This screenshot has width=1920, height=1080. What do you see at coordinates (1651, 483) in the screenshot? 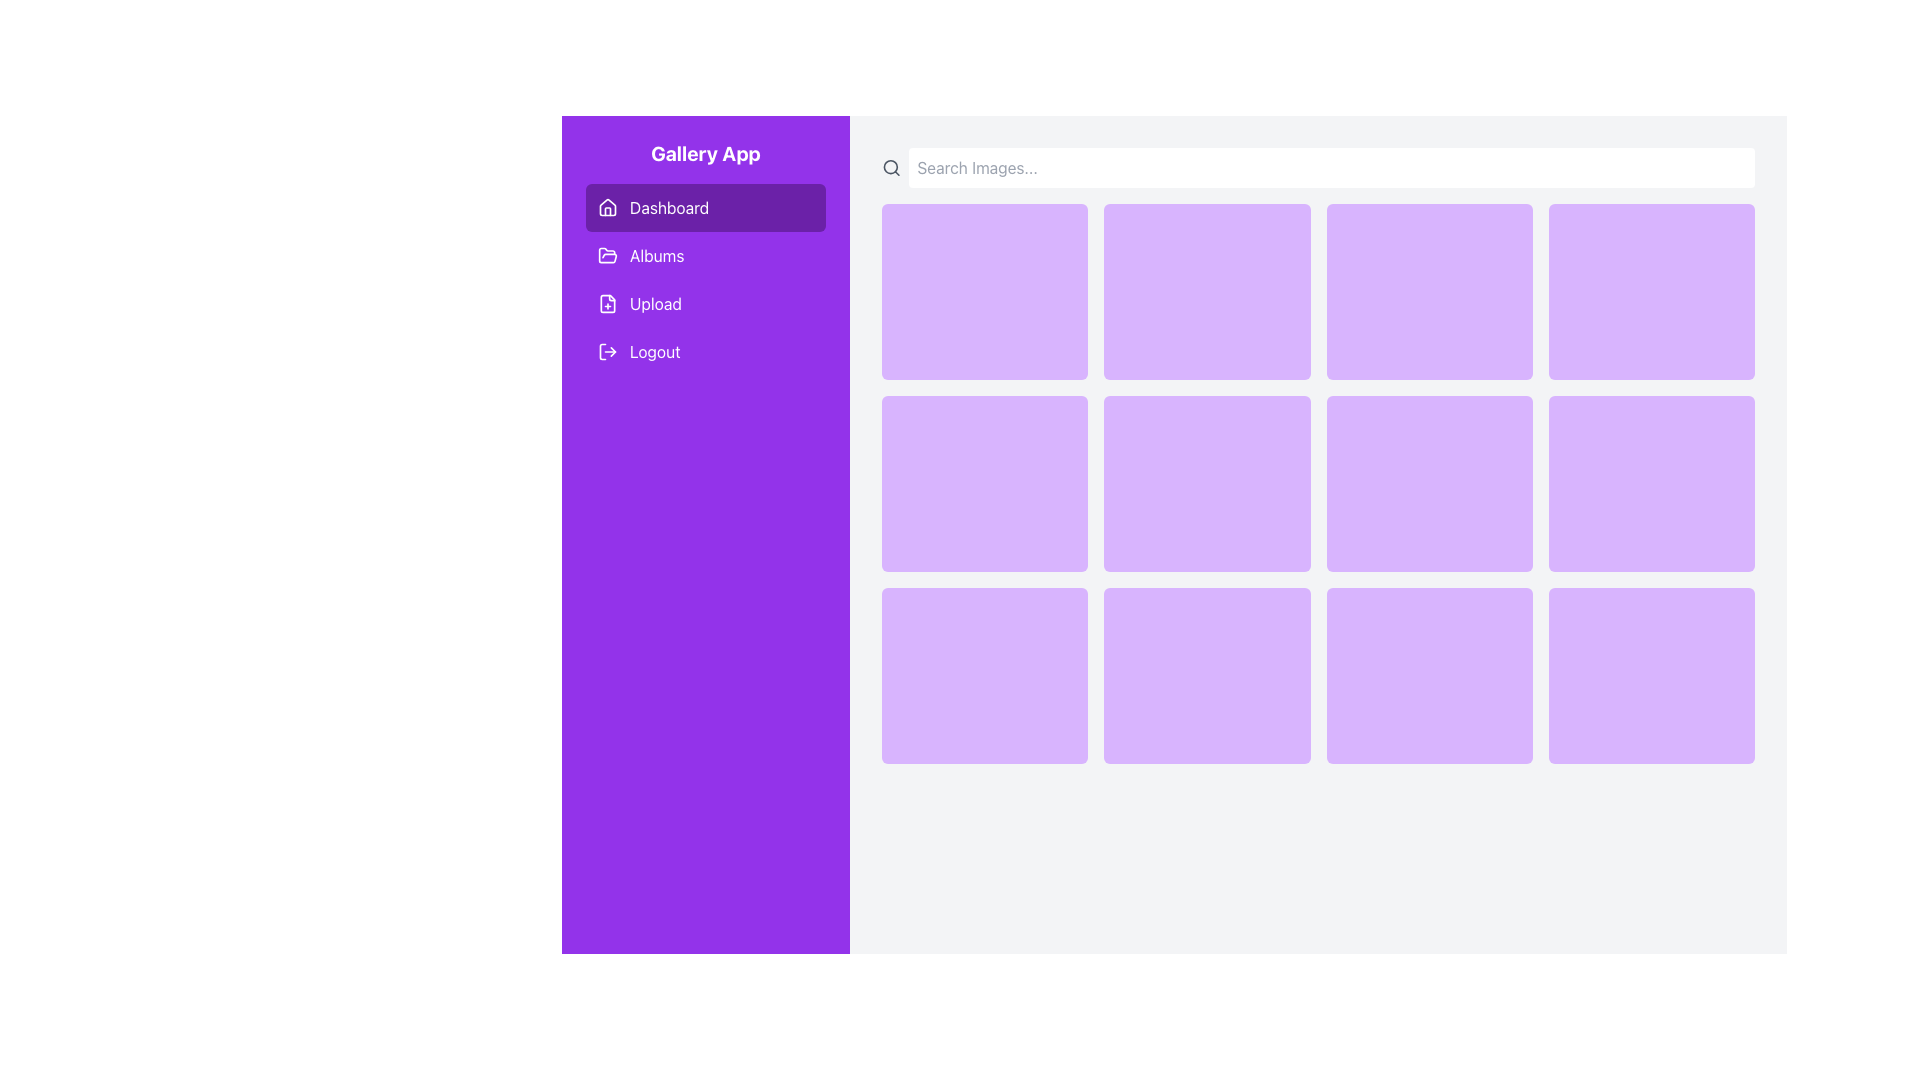
I see `the grid item located in the fourth column of the second row, which serves as a visual representation in a gallery or selection grid` at bounding box center [1651, 483].